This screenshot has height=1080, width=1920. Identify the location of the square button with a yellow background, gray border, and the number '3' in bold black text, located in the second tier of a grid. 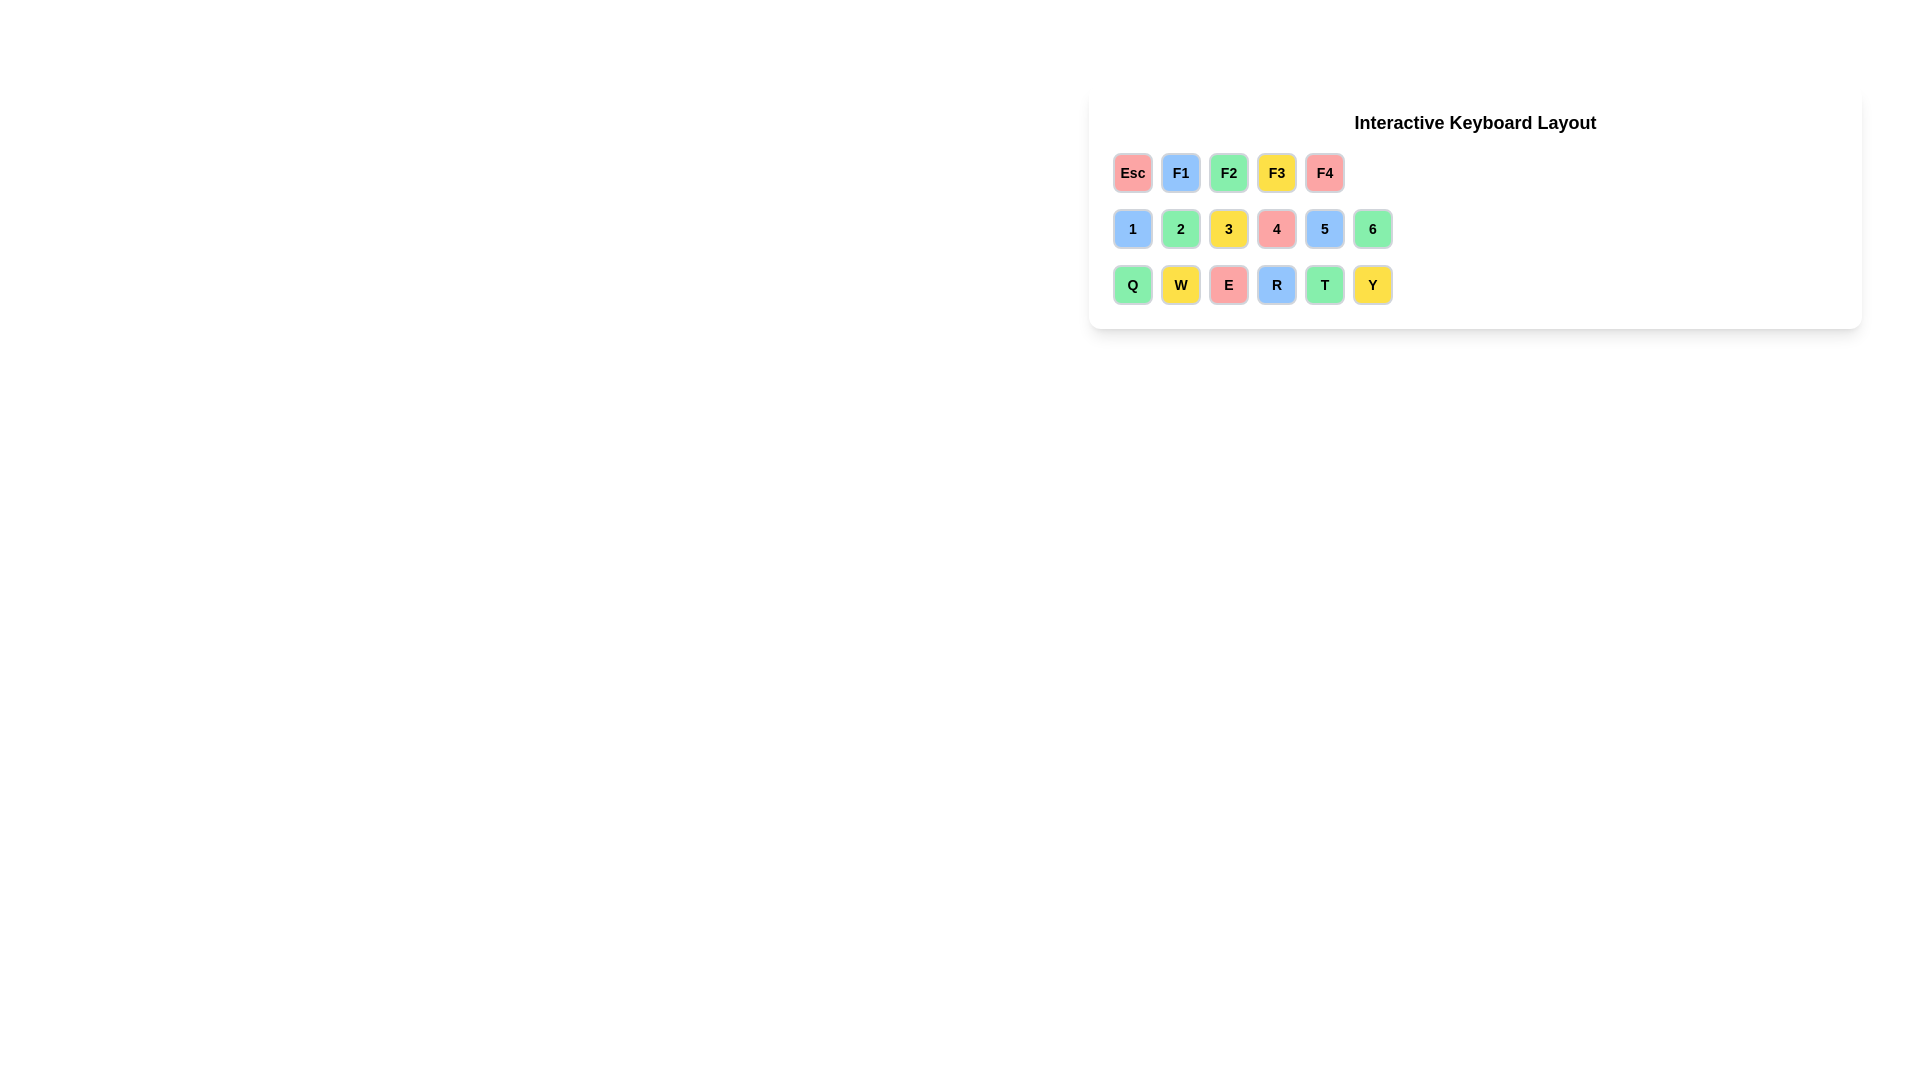
(1227, 227).